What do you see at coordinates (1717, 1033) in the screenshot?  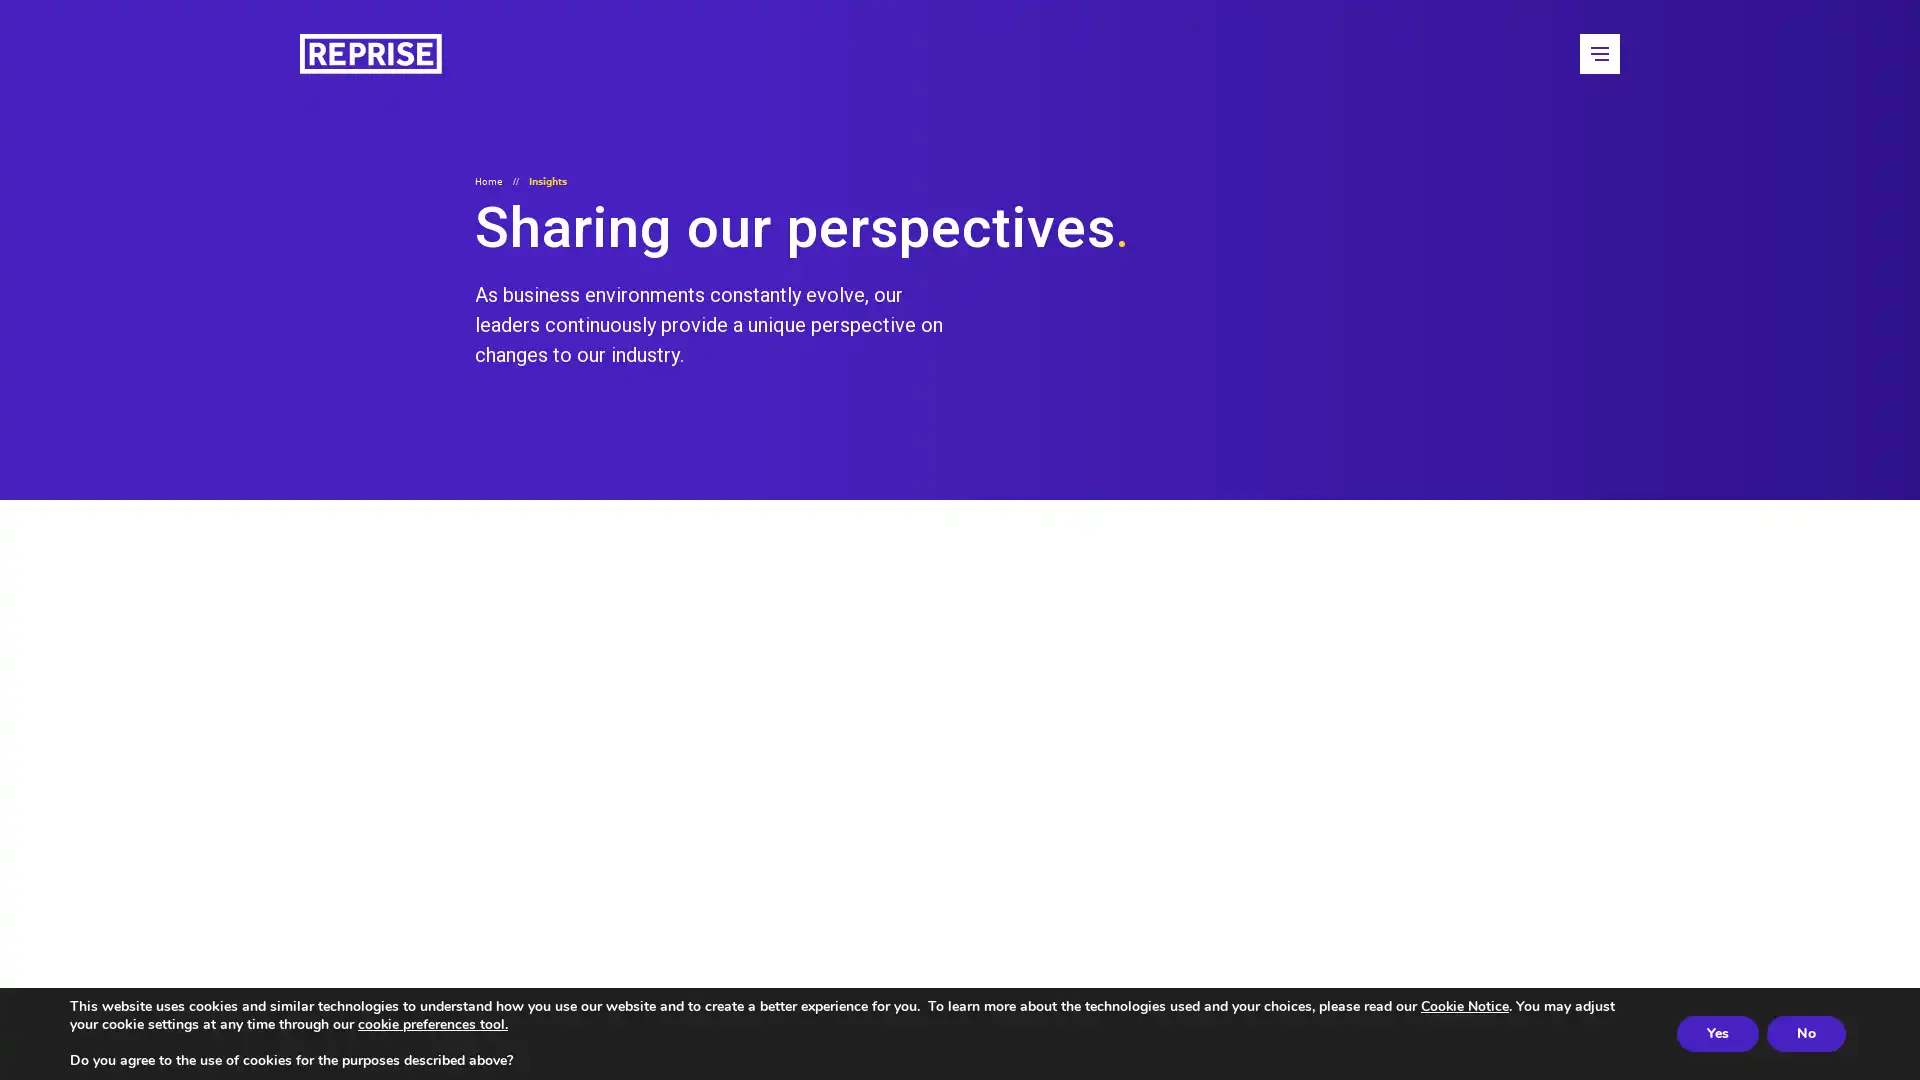 I see `Yes` at bounding box center [1717, 1033].